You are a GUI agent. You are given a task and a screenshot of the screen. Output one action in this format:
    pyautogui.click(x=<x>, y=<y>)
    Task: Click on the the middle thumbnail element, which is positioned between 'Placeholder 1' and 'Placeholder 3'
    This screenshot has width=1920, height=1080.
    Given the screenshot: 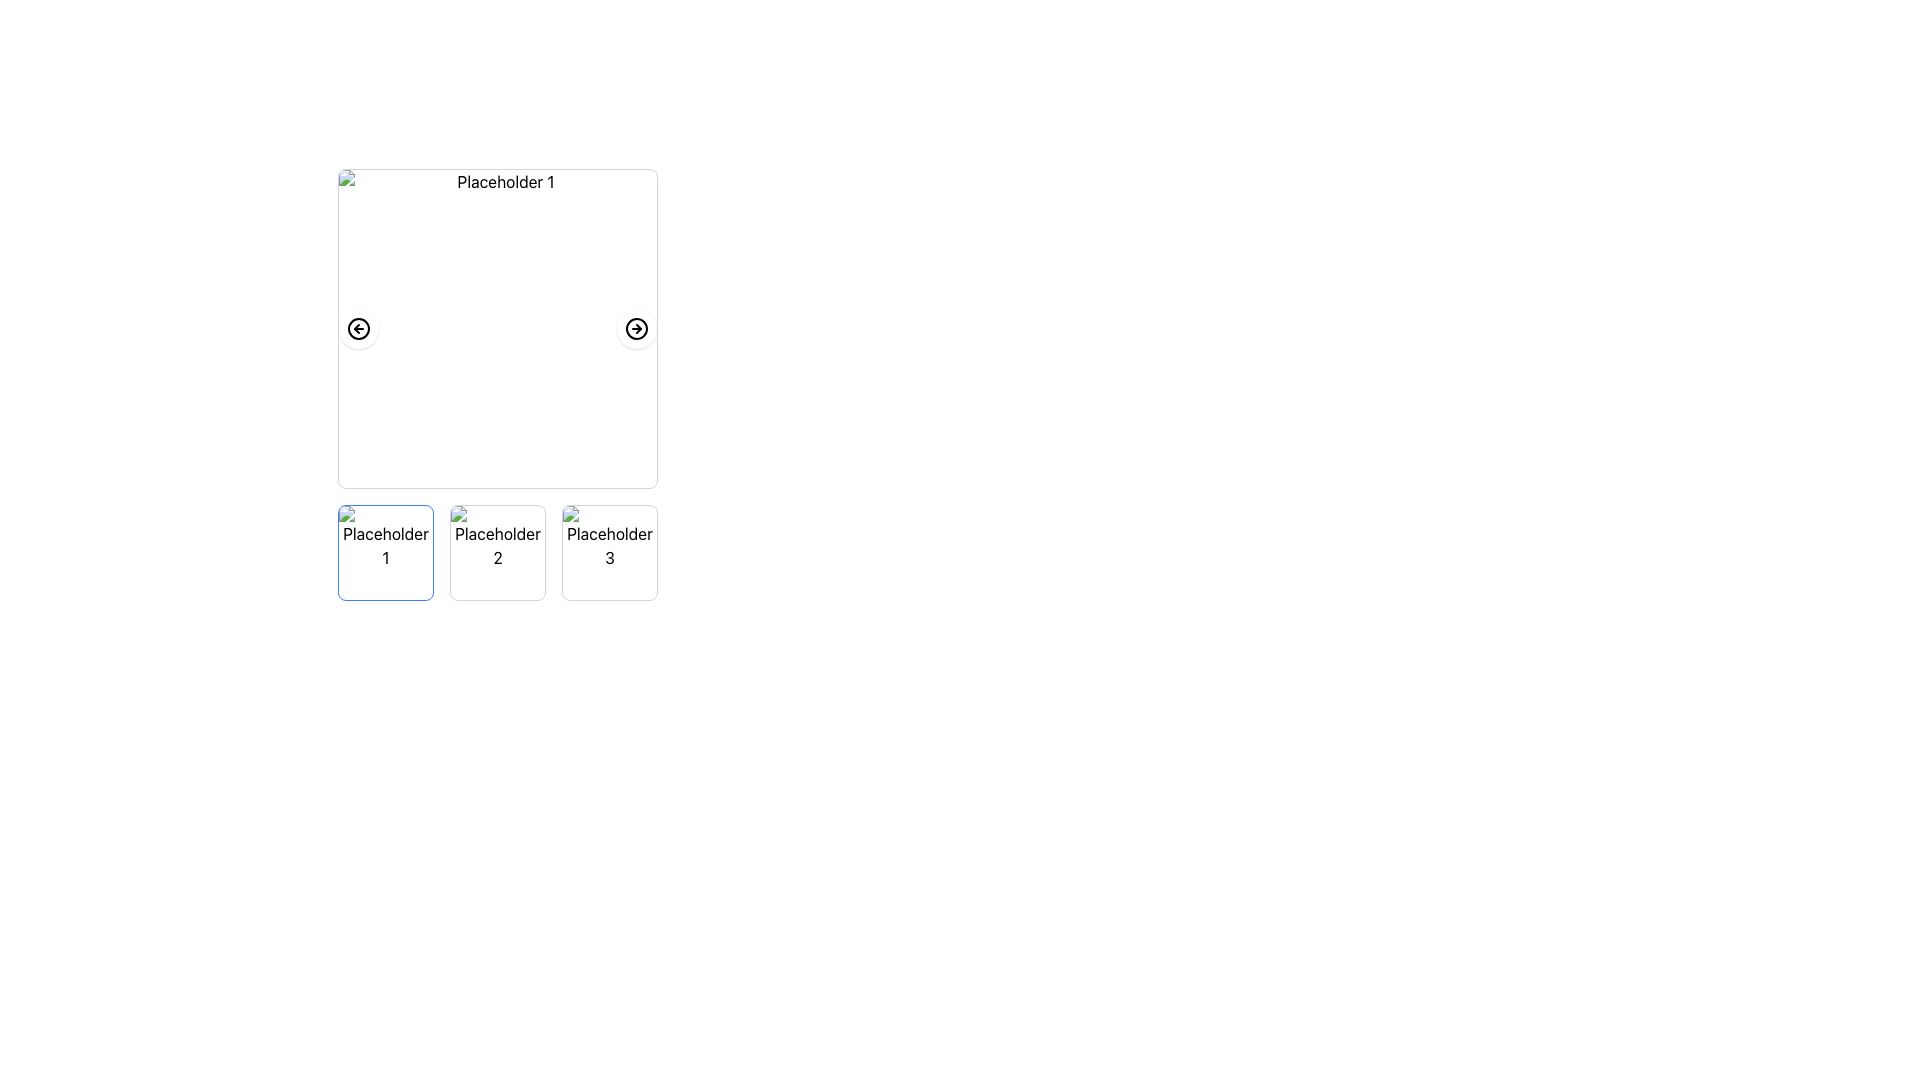 What is the action you would take?
    pyautogui.click(x=498, y=552)
    